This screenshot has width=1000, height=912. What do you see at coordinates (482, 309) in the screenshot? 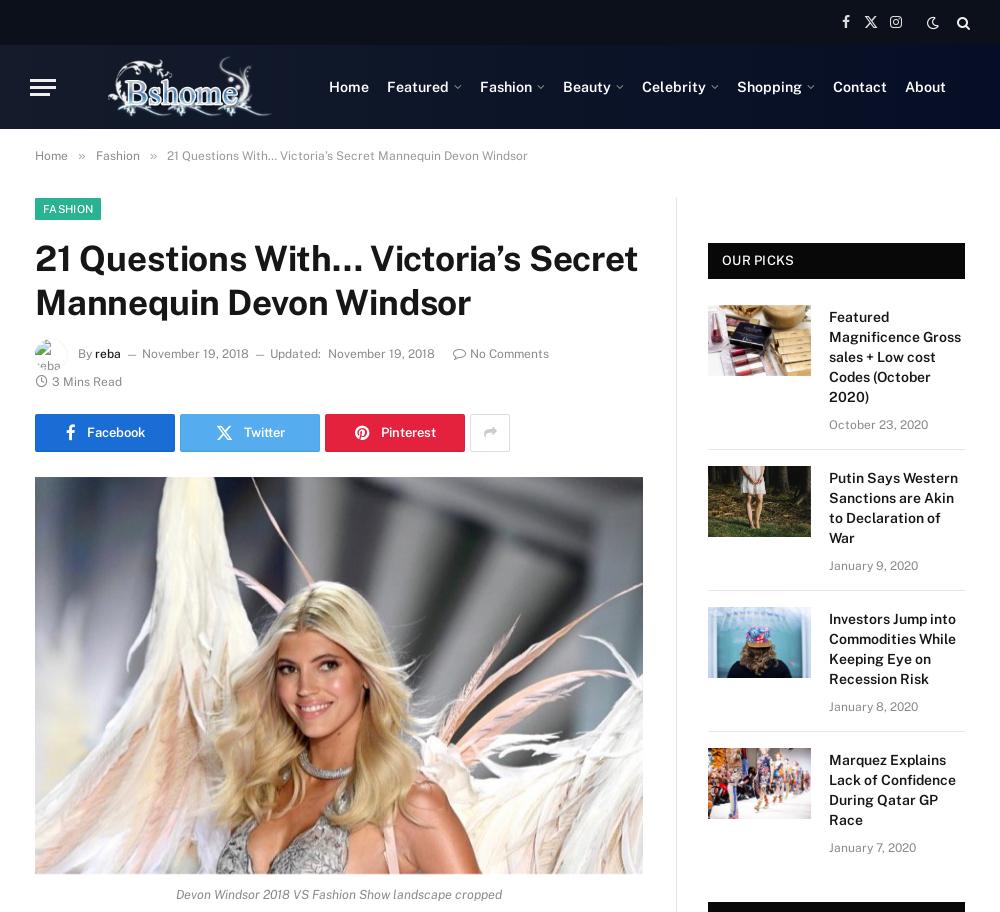
I see `'Gifts that Leave a Mark: Shine with style, In WONDERLAND'` at bounding box center [482, 309].